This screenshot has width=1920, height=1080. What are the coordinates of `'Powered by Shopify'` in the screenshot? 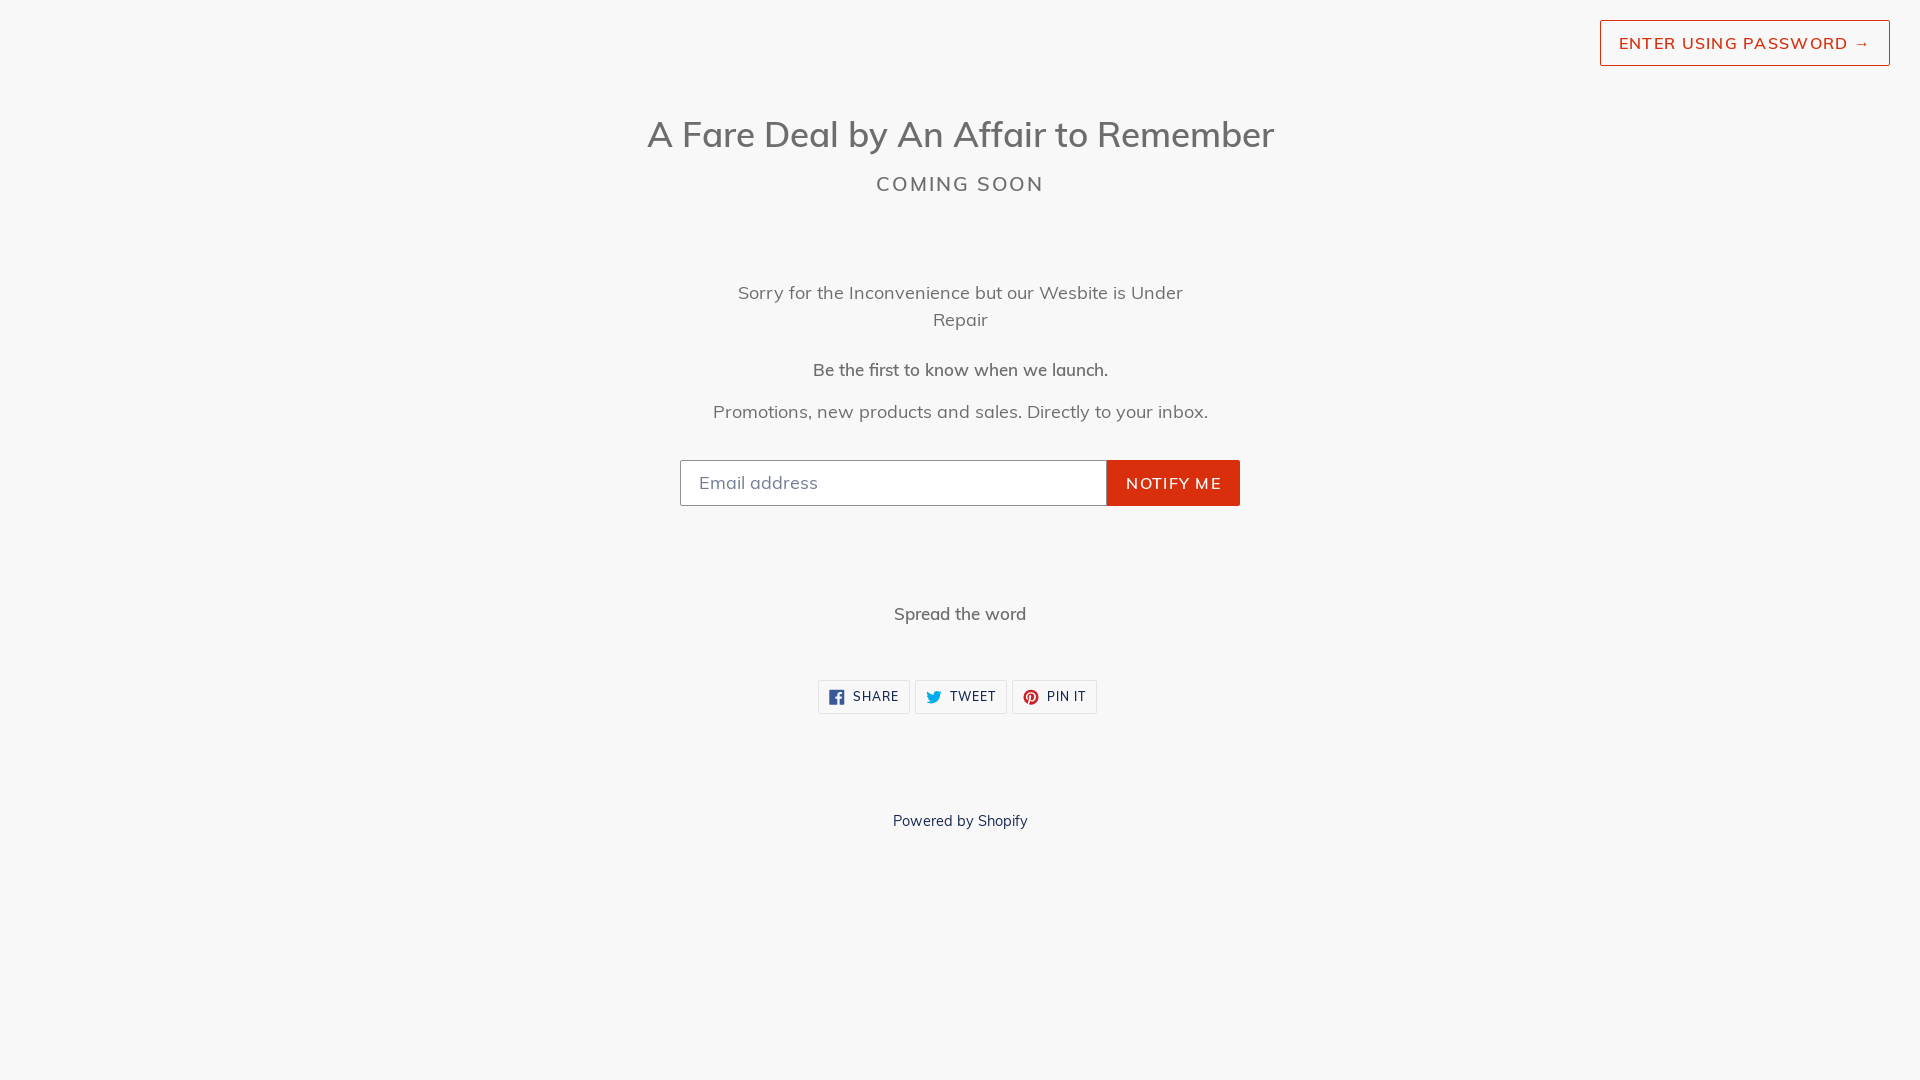 It's located at (958, 821).